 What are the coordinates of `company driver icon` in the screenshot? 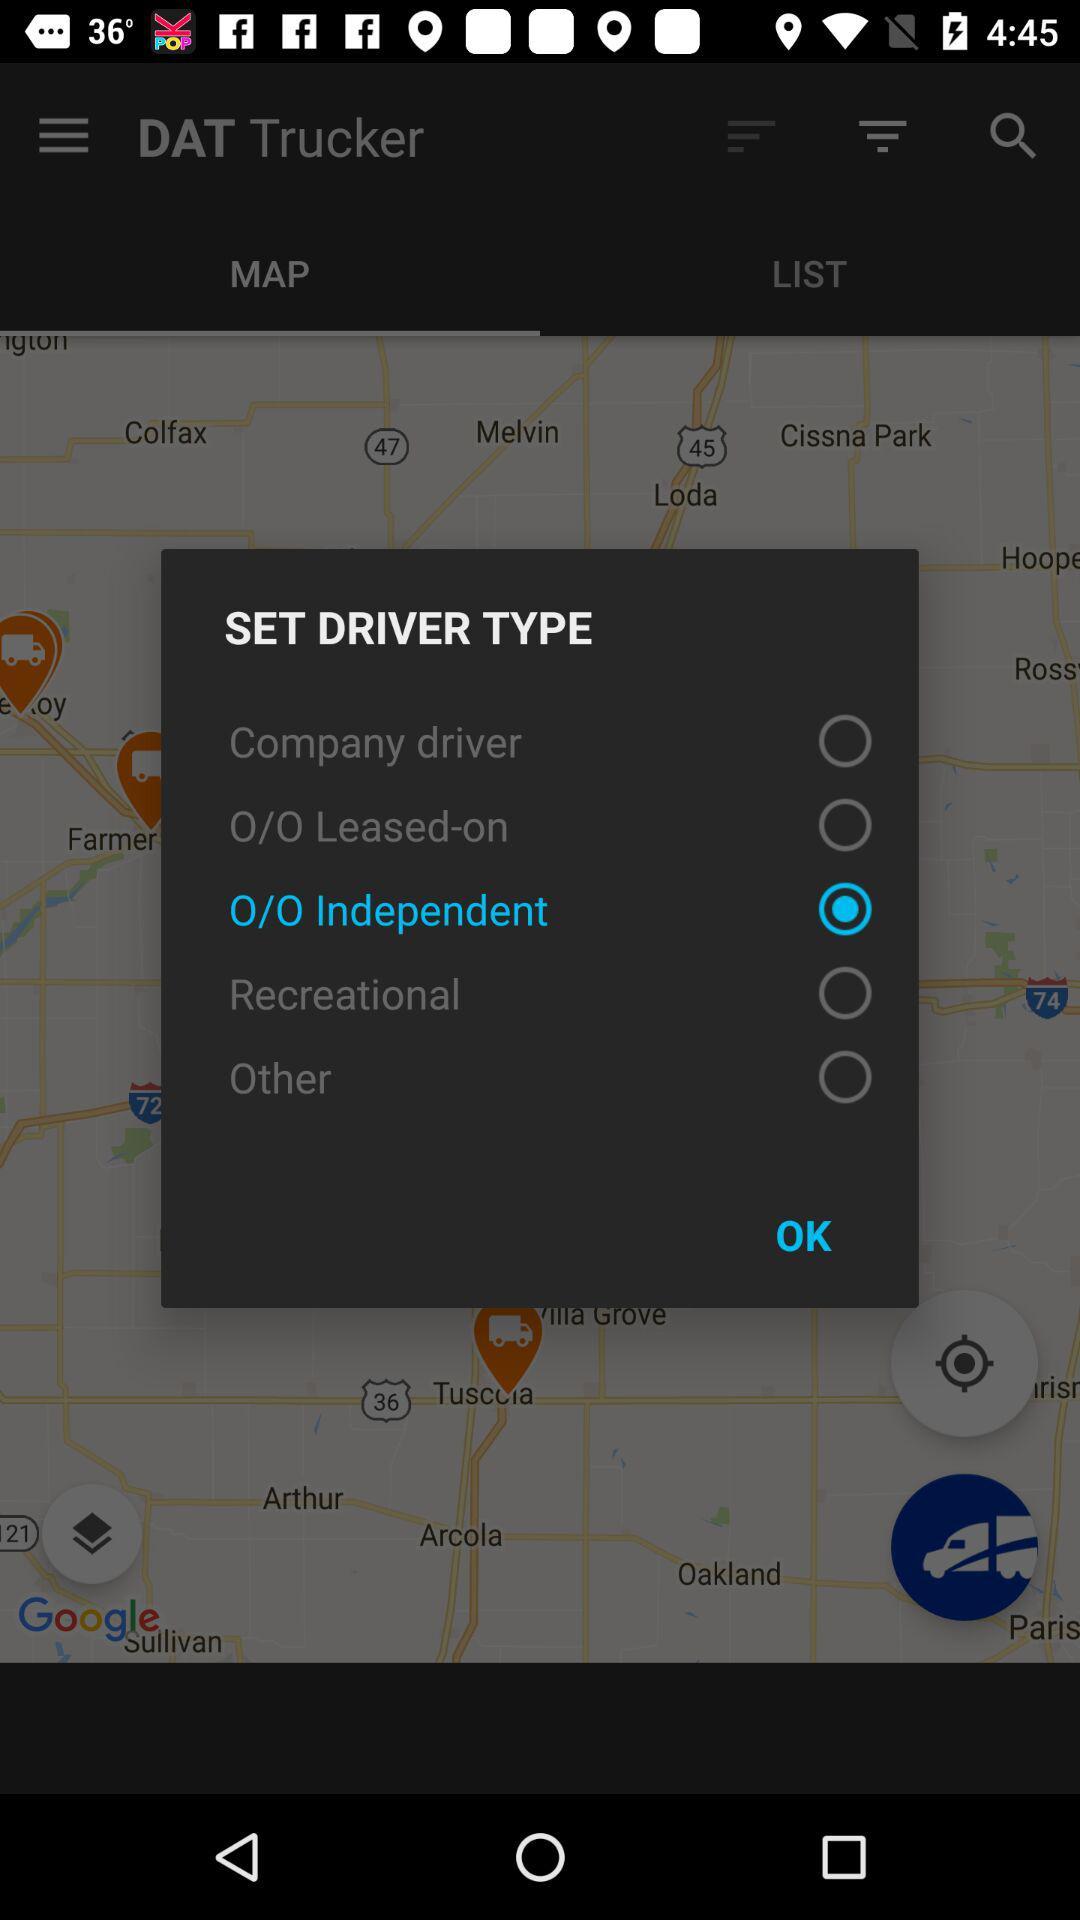 It's located at (540, 739).